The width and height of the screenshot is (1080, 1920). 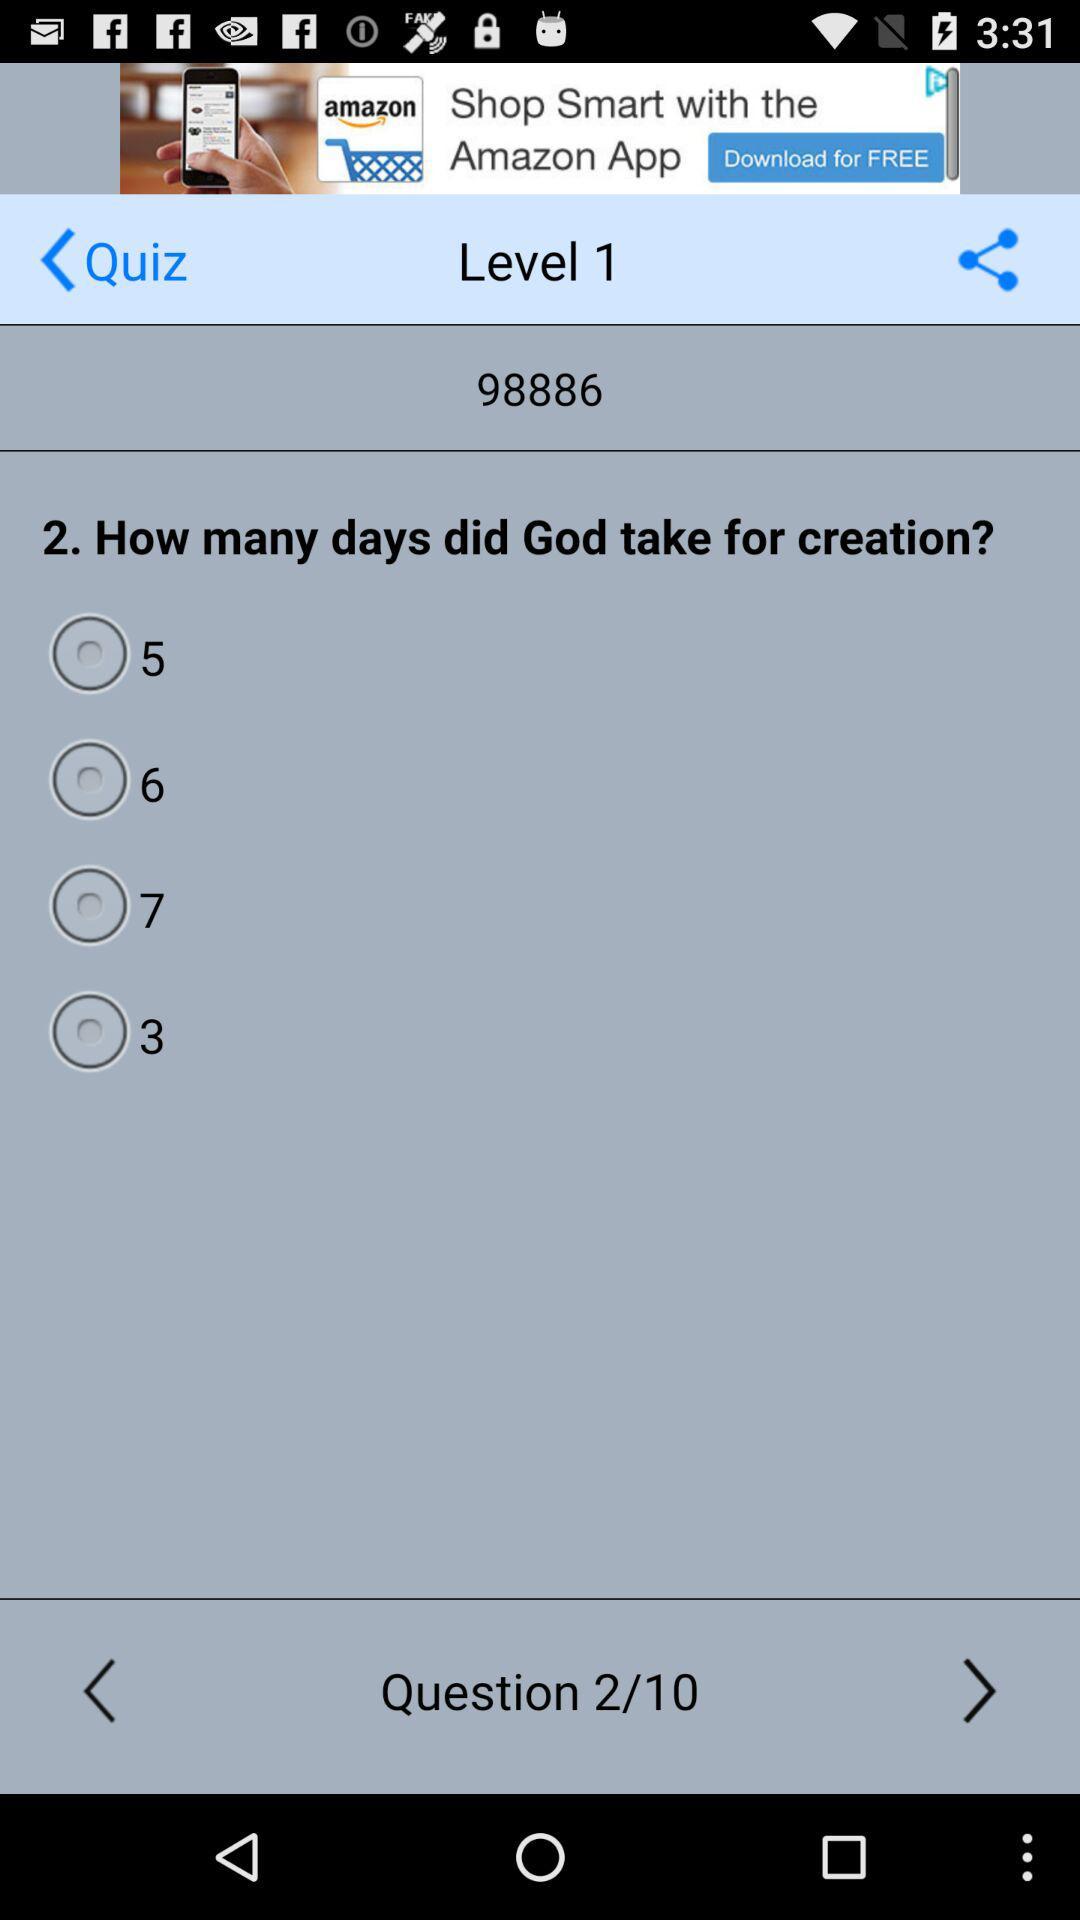 I want to click on privious page, so click(x=56, y=258).